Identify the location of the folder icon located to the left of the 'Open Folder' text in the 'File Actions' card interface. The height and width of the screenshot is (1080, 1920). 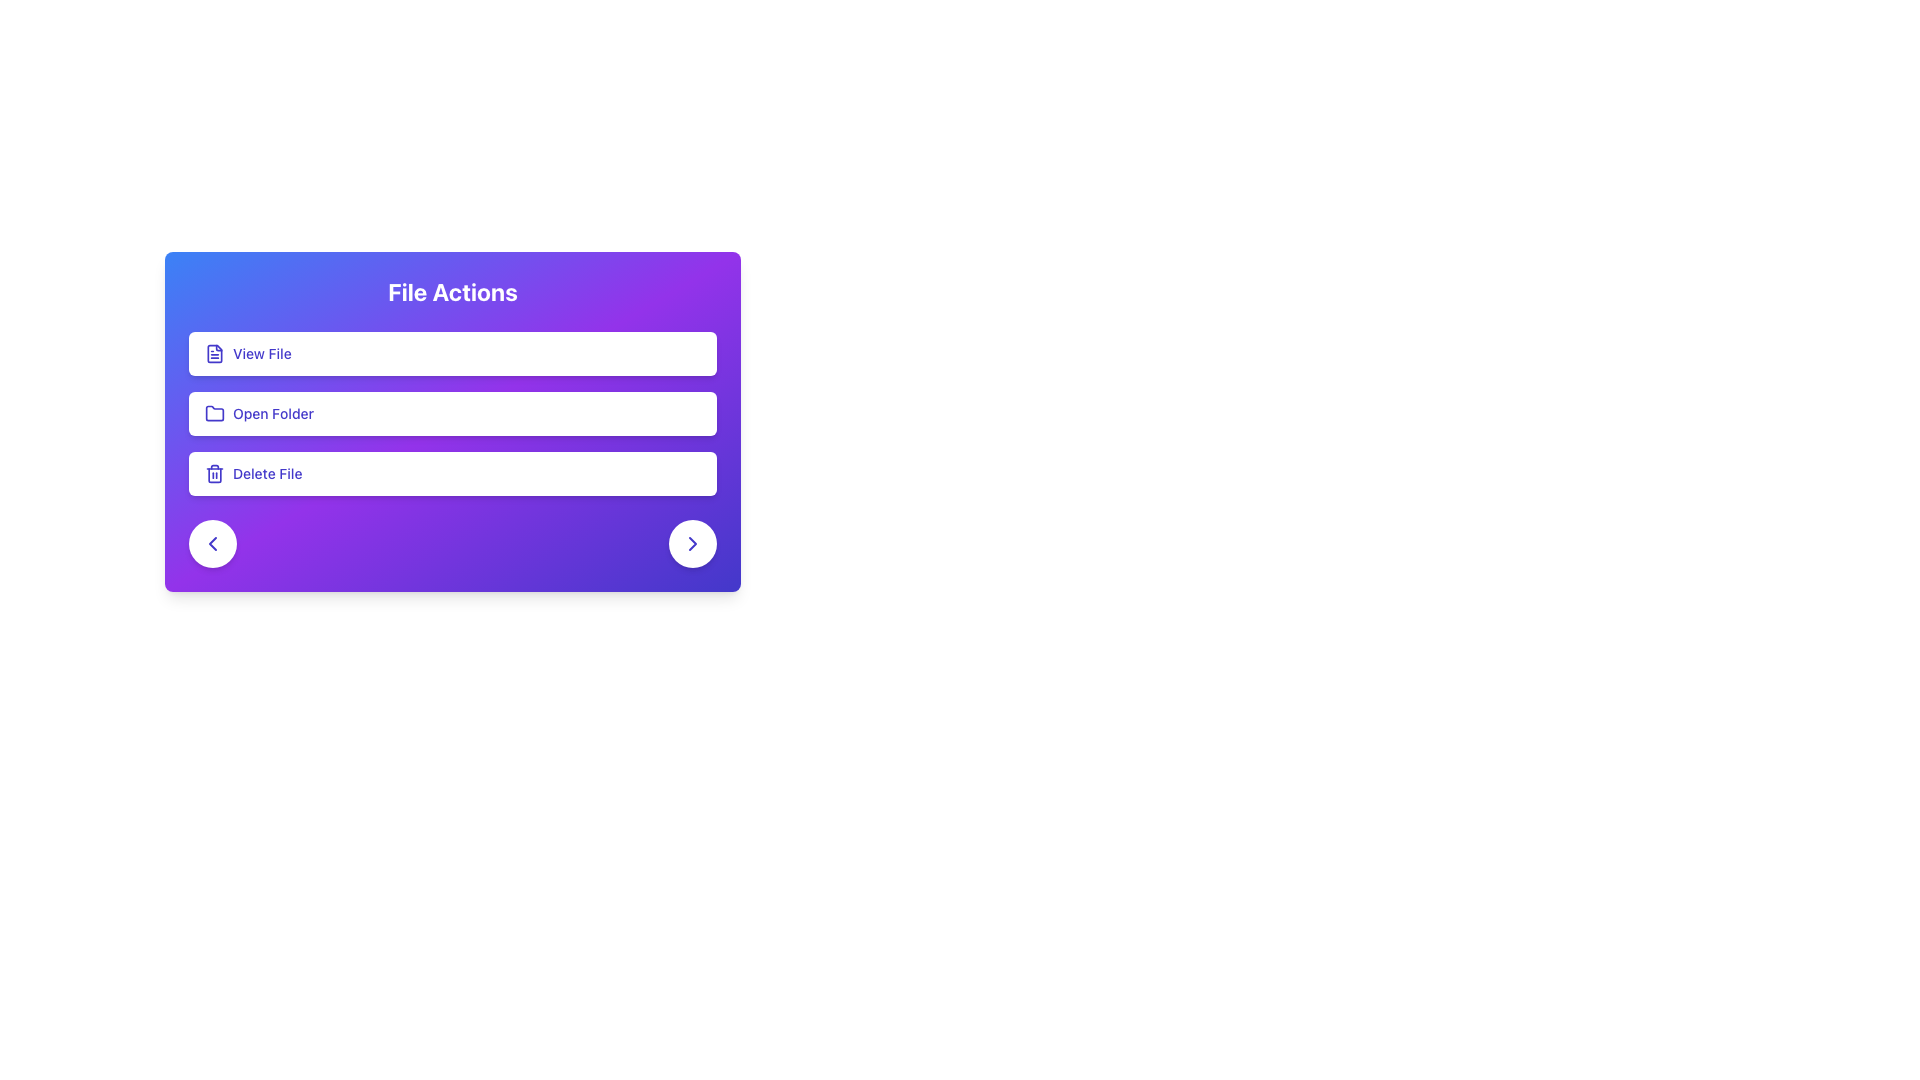
(215, 412).